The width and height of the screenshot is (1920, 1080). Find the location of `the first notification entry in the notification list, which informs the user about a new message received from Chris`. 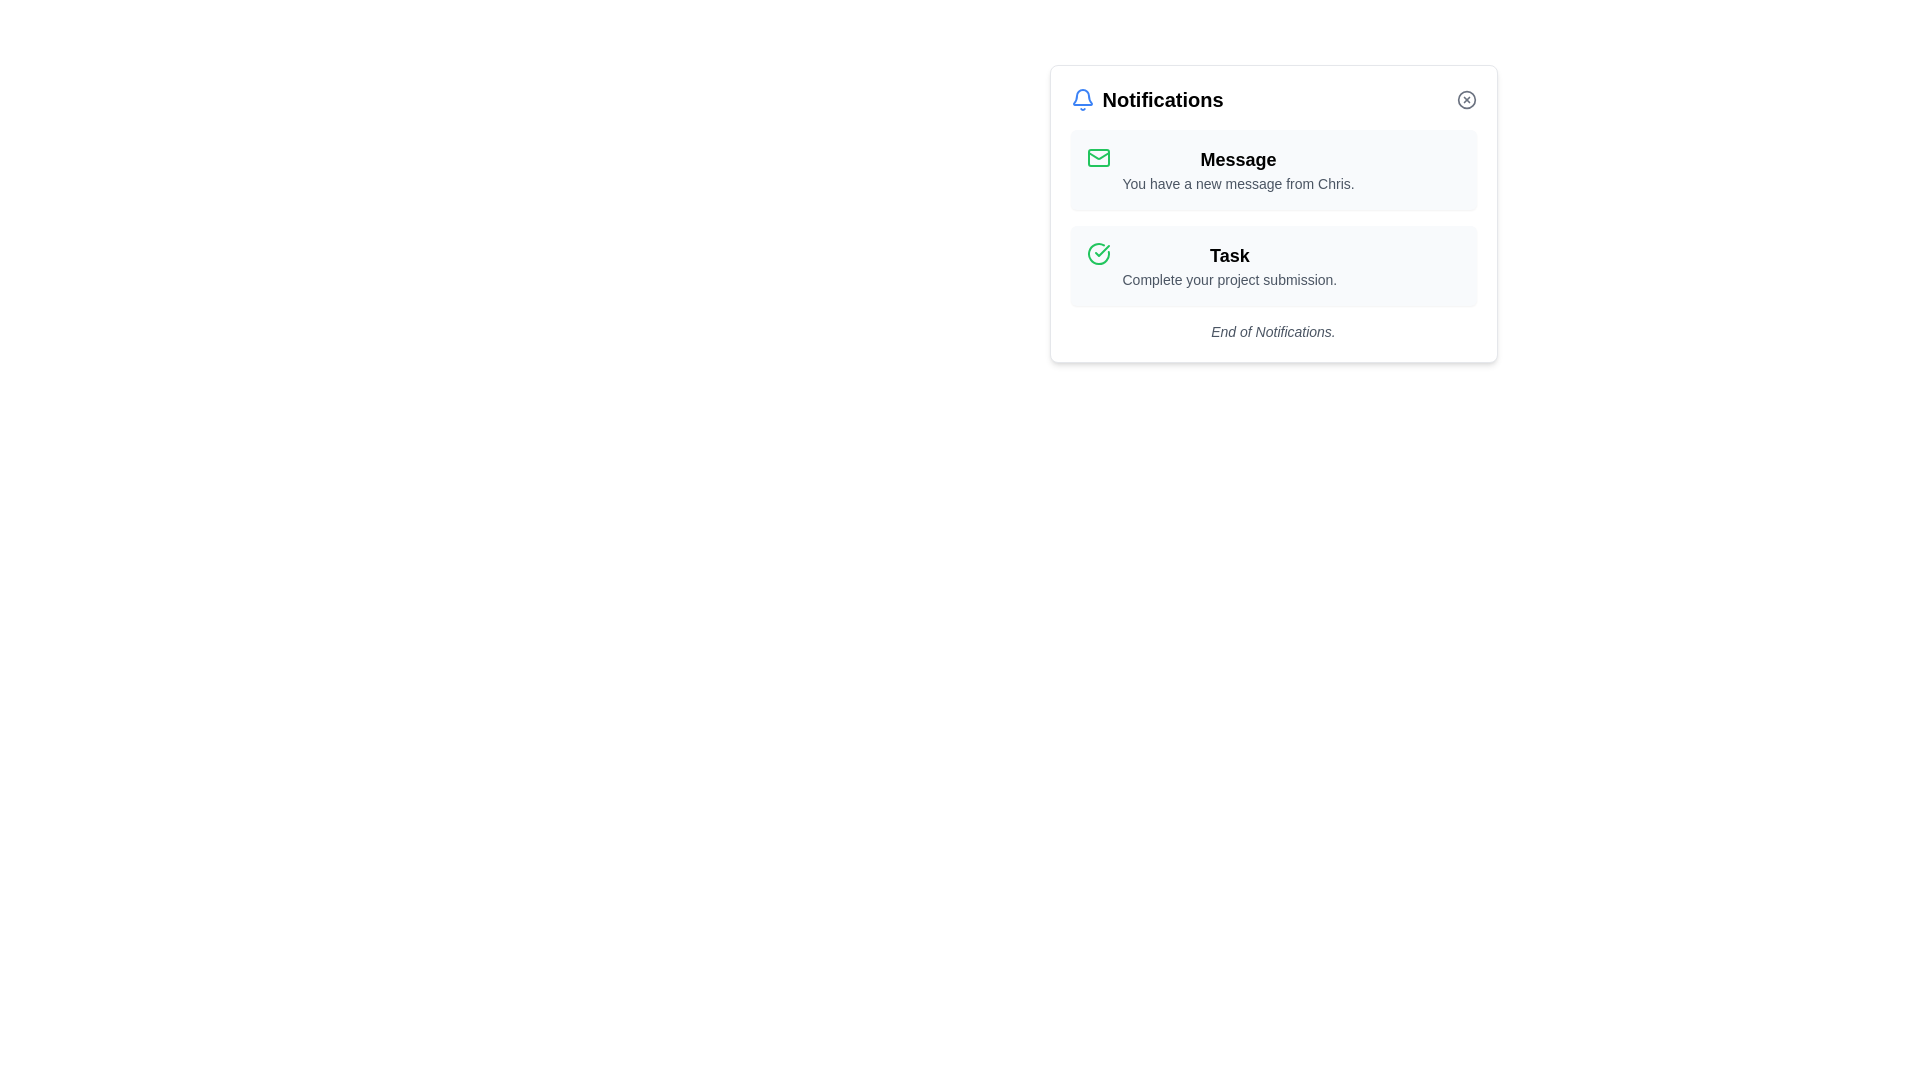

the first notification entry in the notification list, which informs the user about a new message received from Chris is located at coordinates (1272, 168).